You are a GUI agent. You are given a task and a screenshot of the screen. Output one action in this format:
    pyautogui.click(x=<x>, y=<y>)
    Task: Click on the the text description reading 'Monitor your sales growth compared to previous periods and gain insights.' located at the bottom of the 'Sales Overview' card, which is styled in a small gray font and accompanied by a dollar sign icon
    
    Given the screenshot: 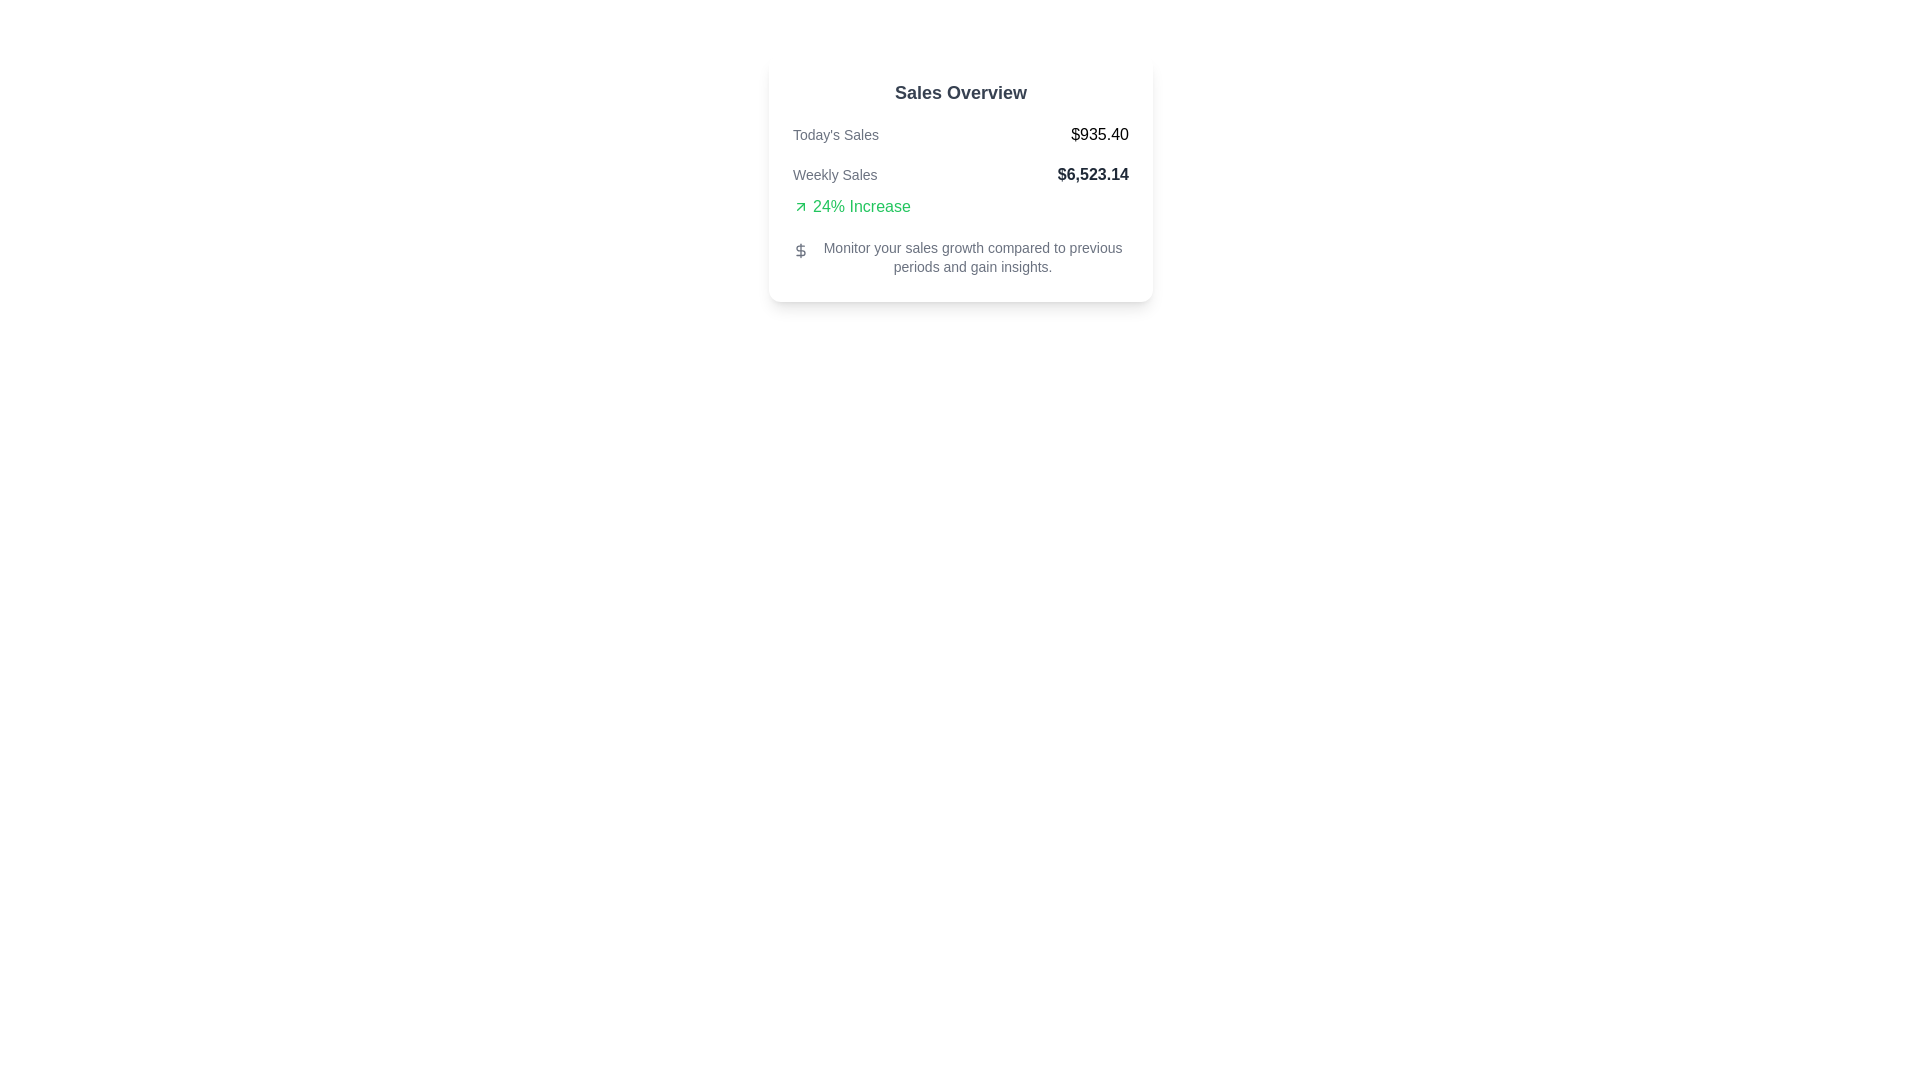 What is the action you would take?
    pyautogui.click(x=960, y=257)
    